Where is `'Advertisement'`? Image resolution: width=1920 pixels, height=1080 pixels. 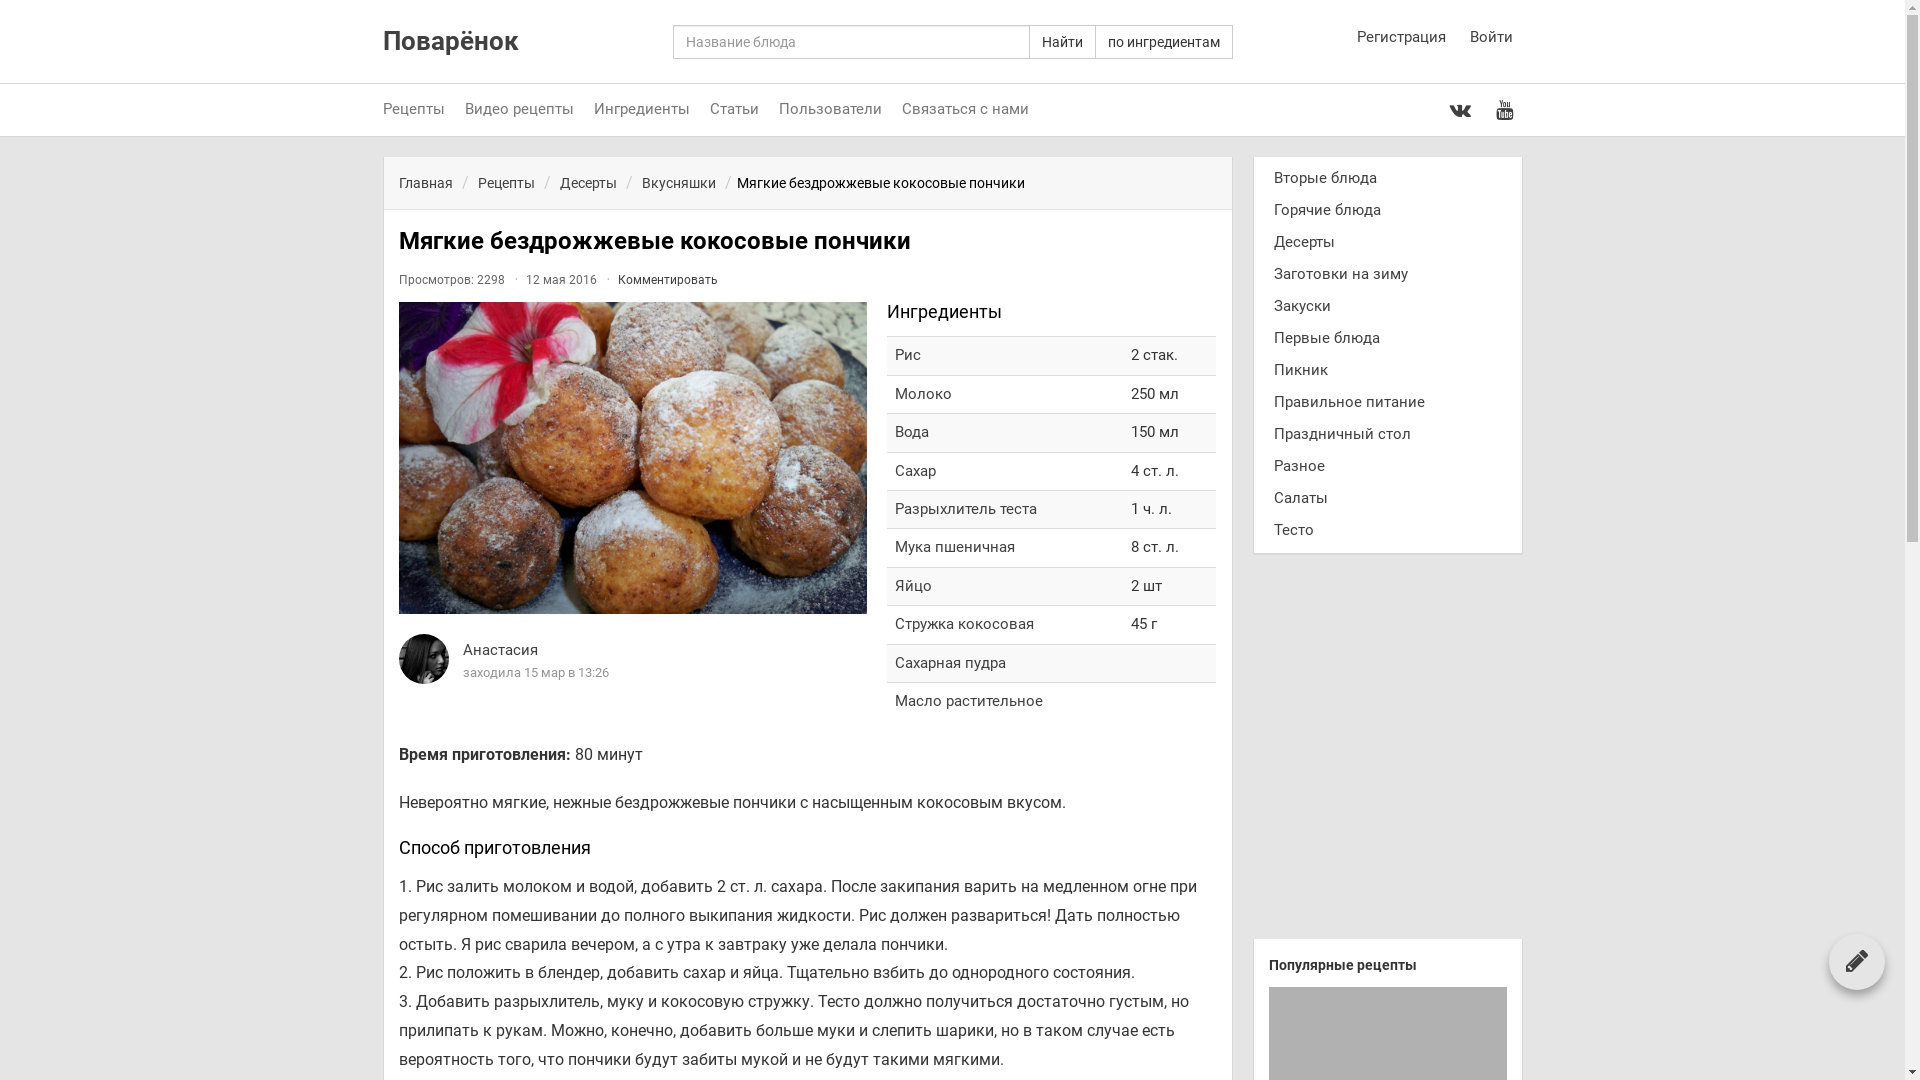
'Advertisement' is located at coordinates (1386, 754).